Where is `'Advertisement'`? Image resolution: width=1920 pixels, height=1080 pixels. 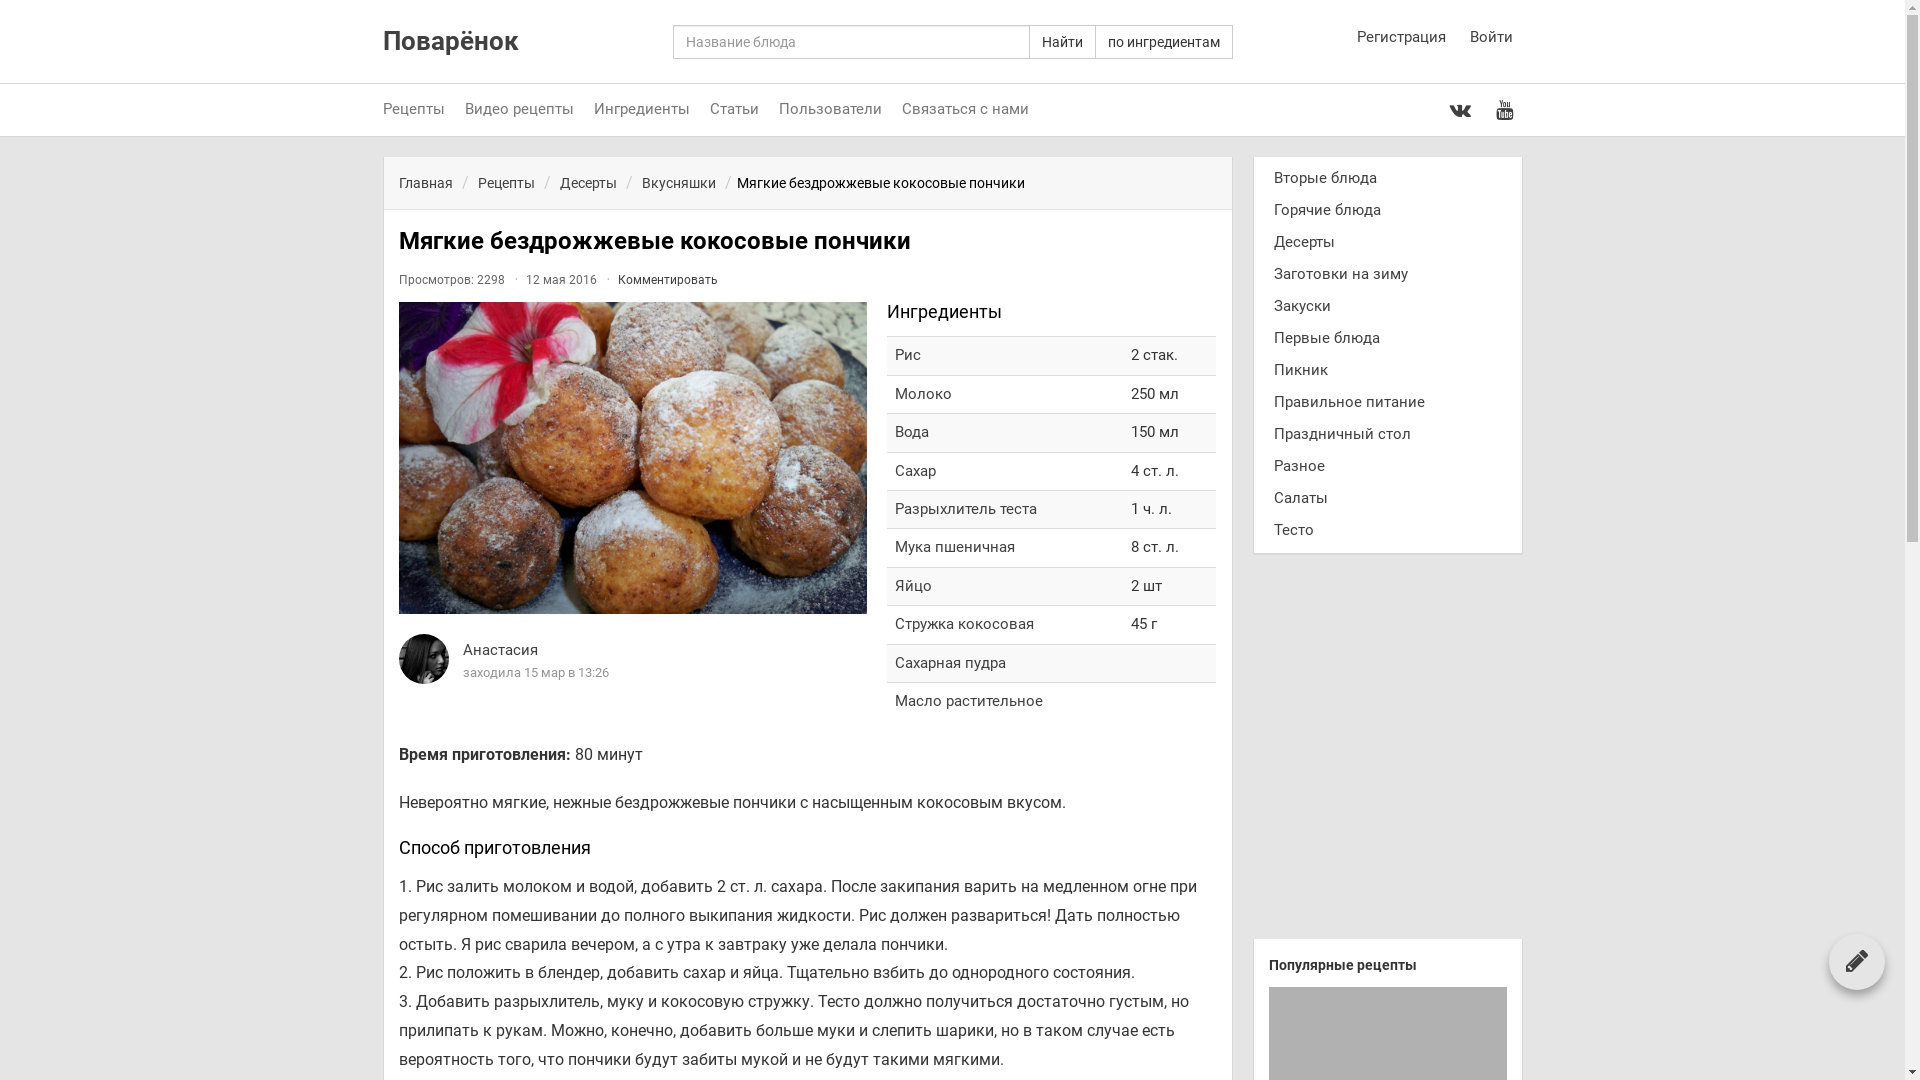
'Advertisement' is located at coordinates (1386, 754).